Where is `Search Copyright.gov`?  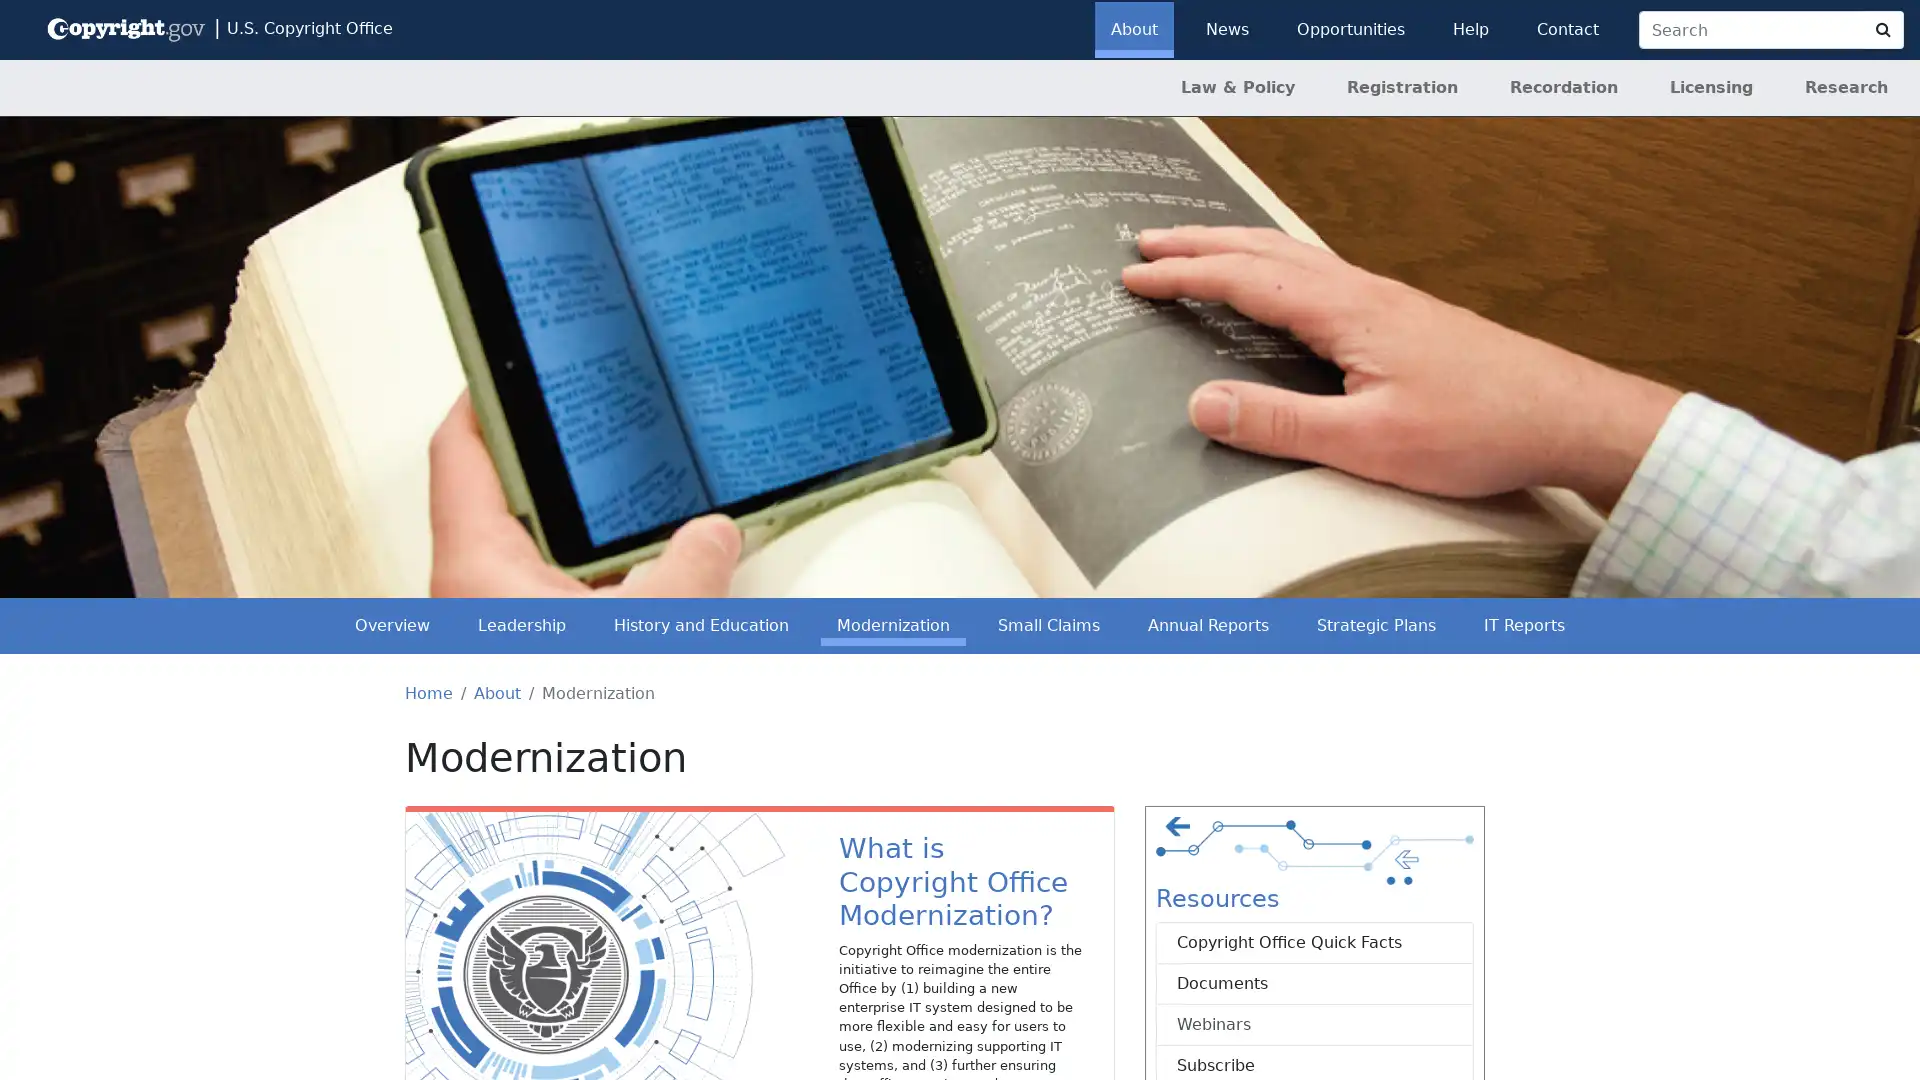 Search Copyright.gov is located at coordinates (1882, 30).